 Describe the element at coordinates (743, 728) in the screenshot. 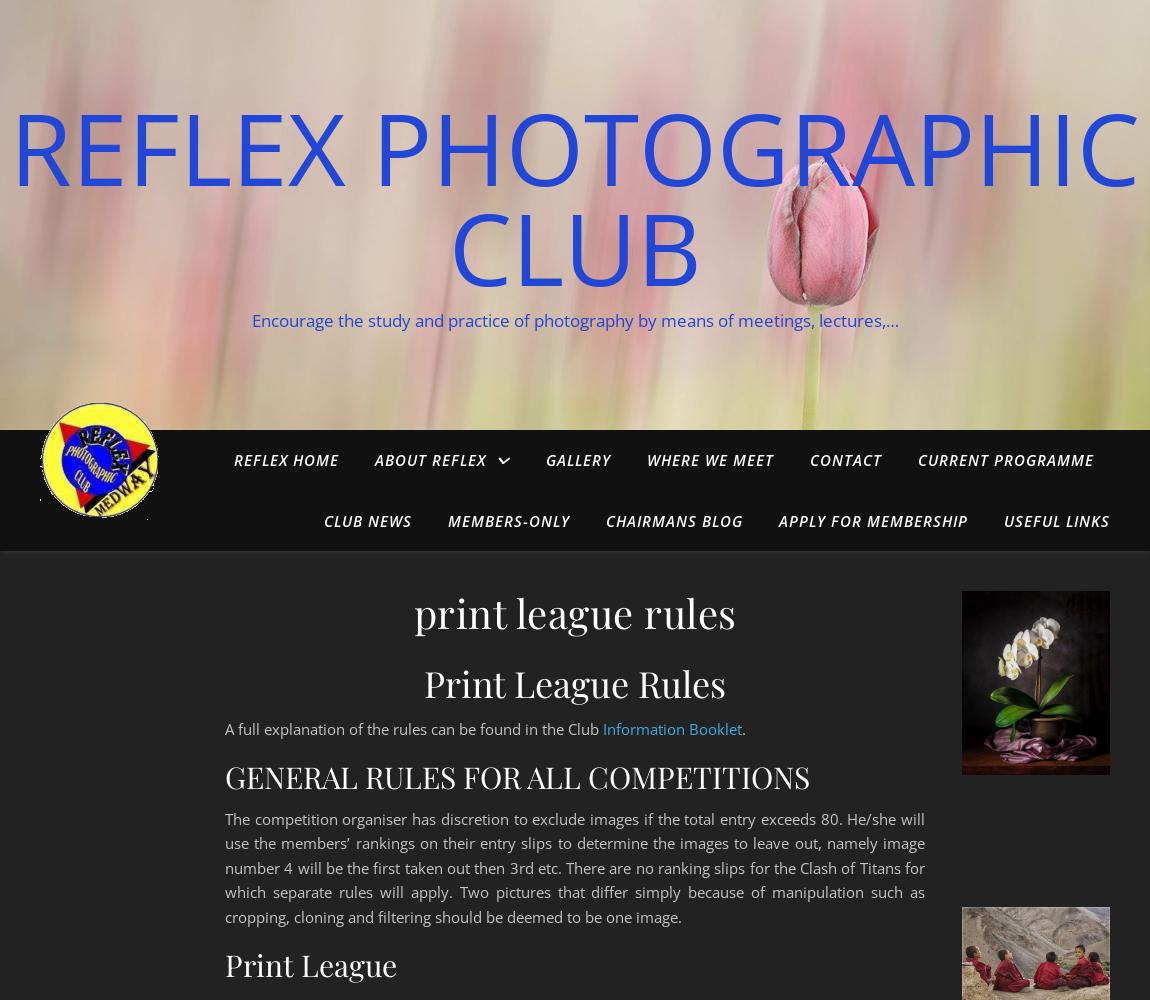

I see `'.'` at that location.